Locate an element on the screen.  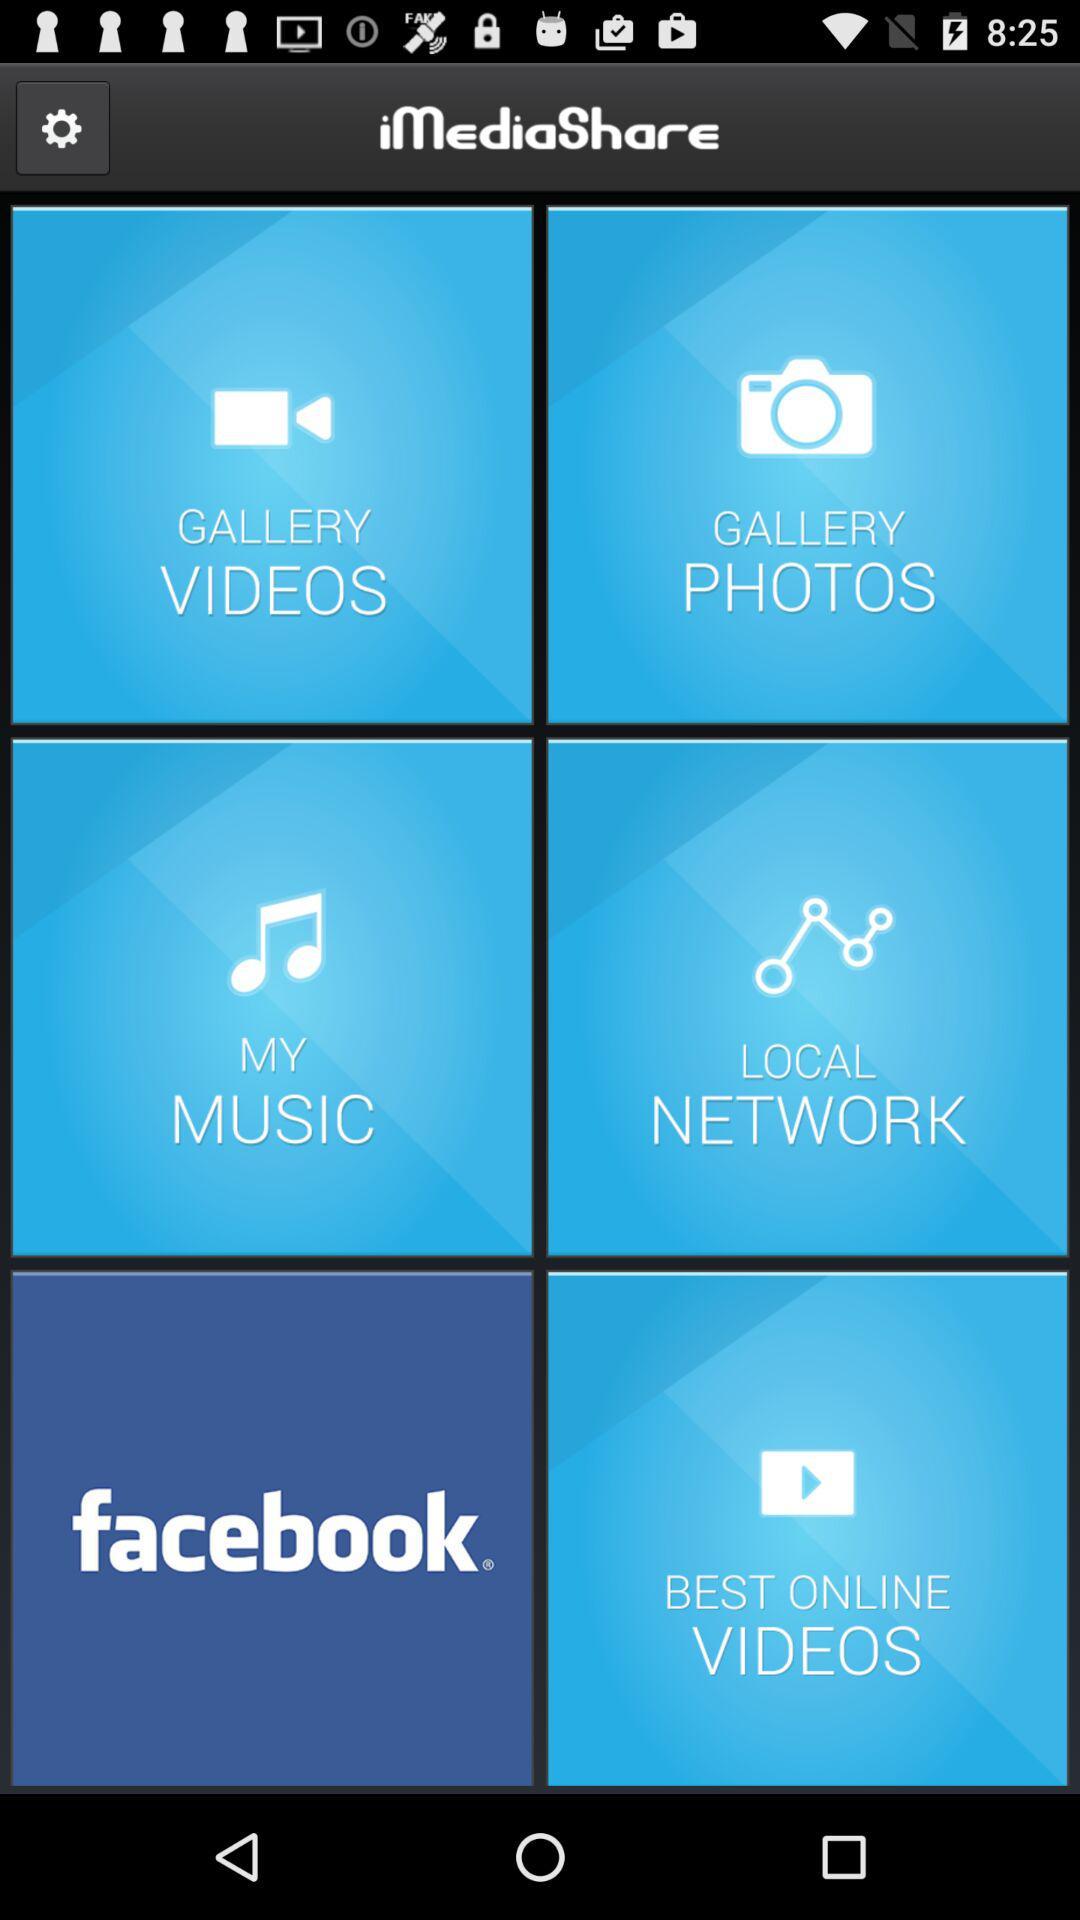
open options is located at coordinates (61, 127).